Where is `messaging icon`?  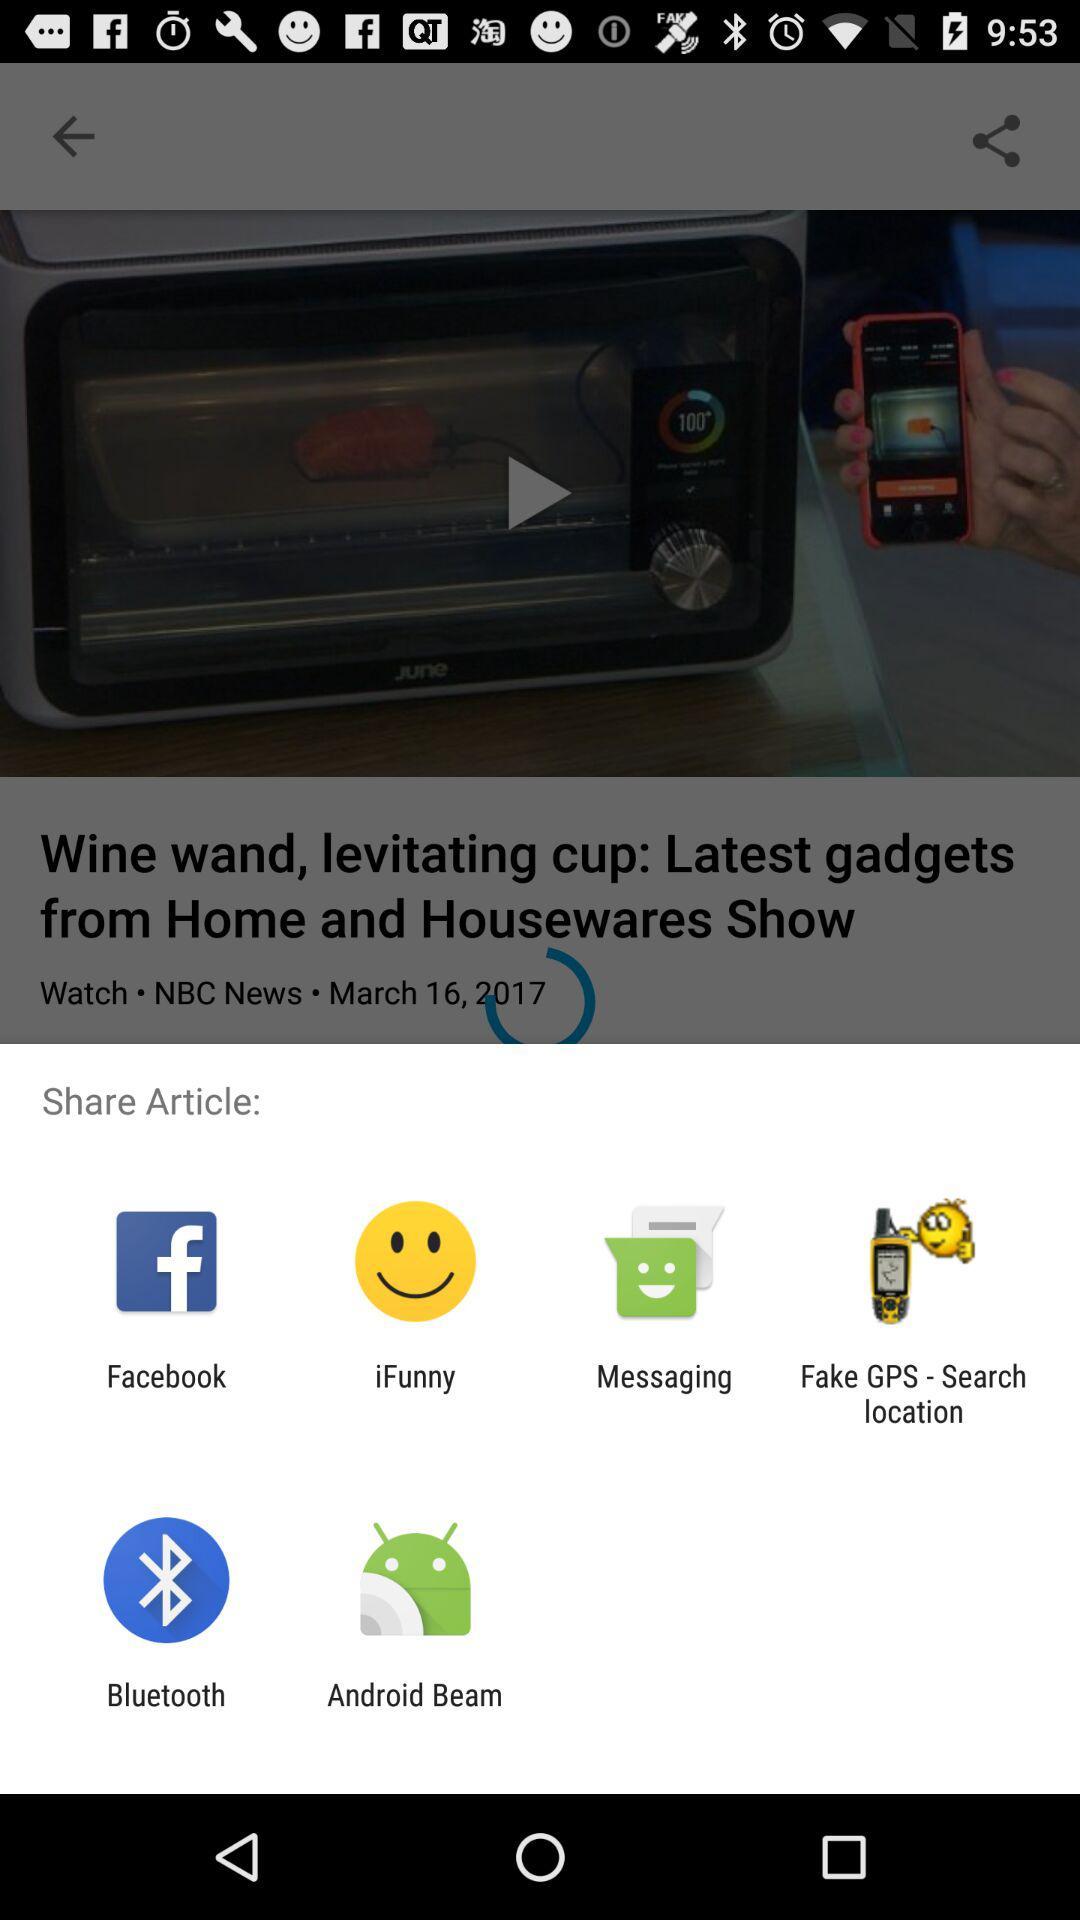 messaging icon is located at coordinates (664, 1392).